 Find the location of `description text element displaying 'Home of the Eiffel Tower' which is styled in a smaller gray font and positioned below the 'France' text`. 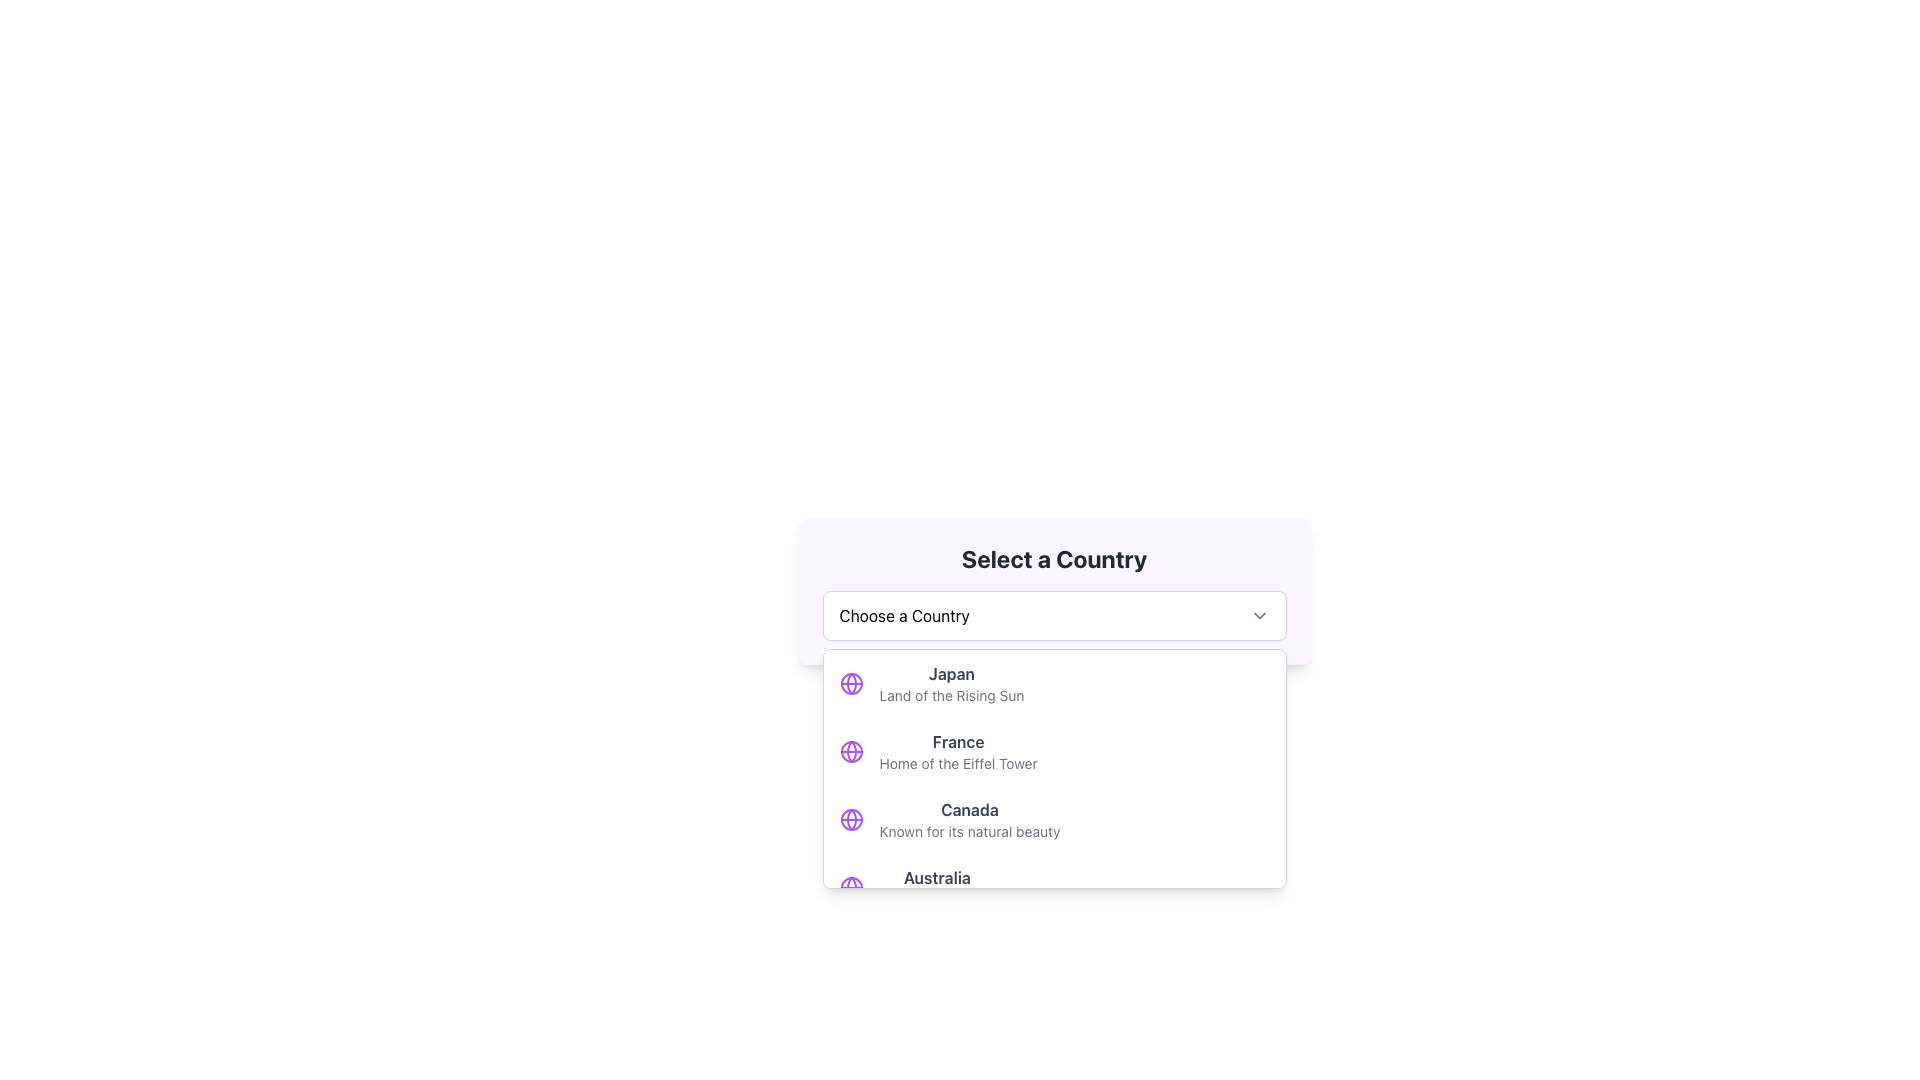

description text element displaying 'Home of the Eiffel Tower' which is styled in a smaller gray font and positioned below the 'France' text is located at coordinates (957, 763).